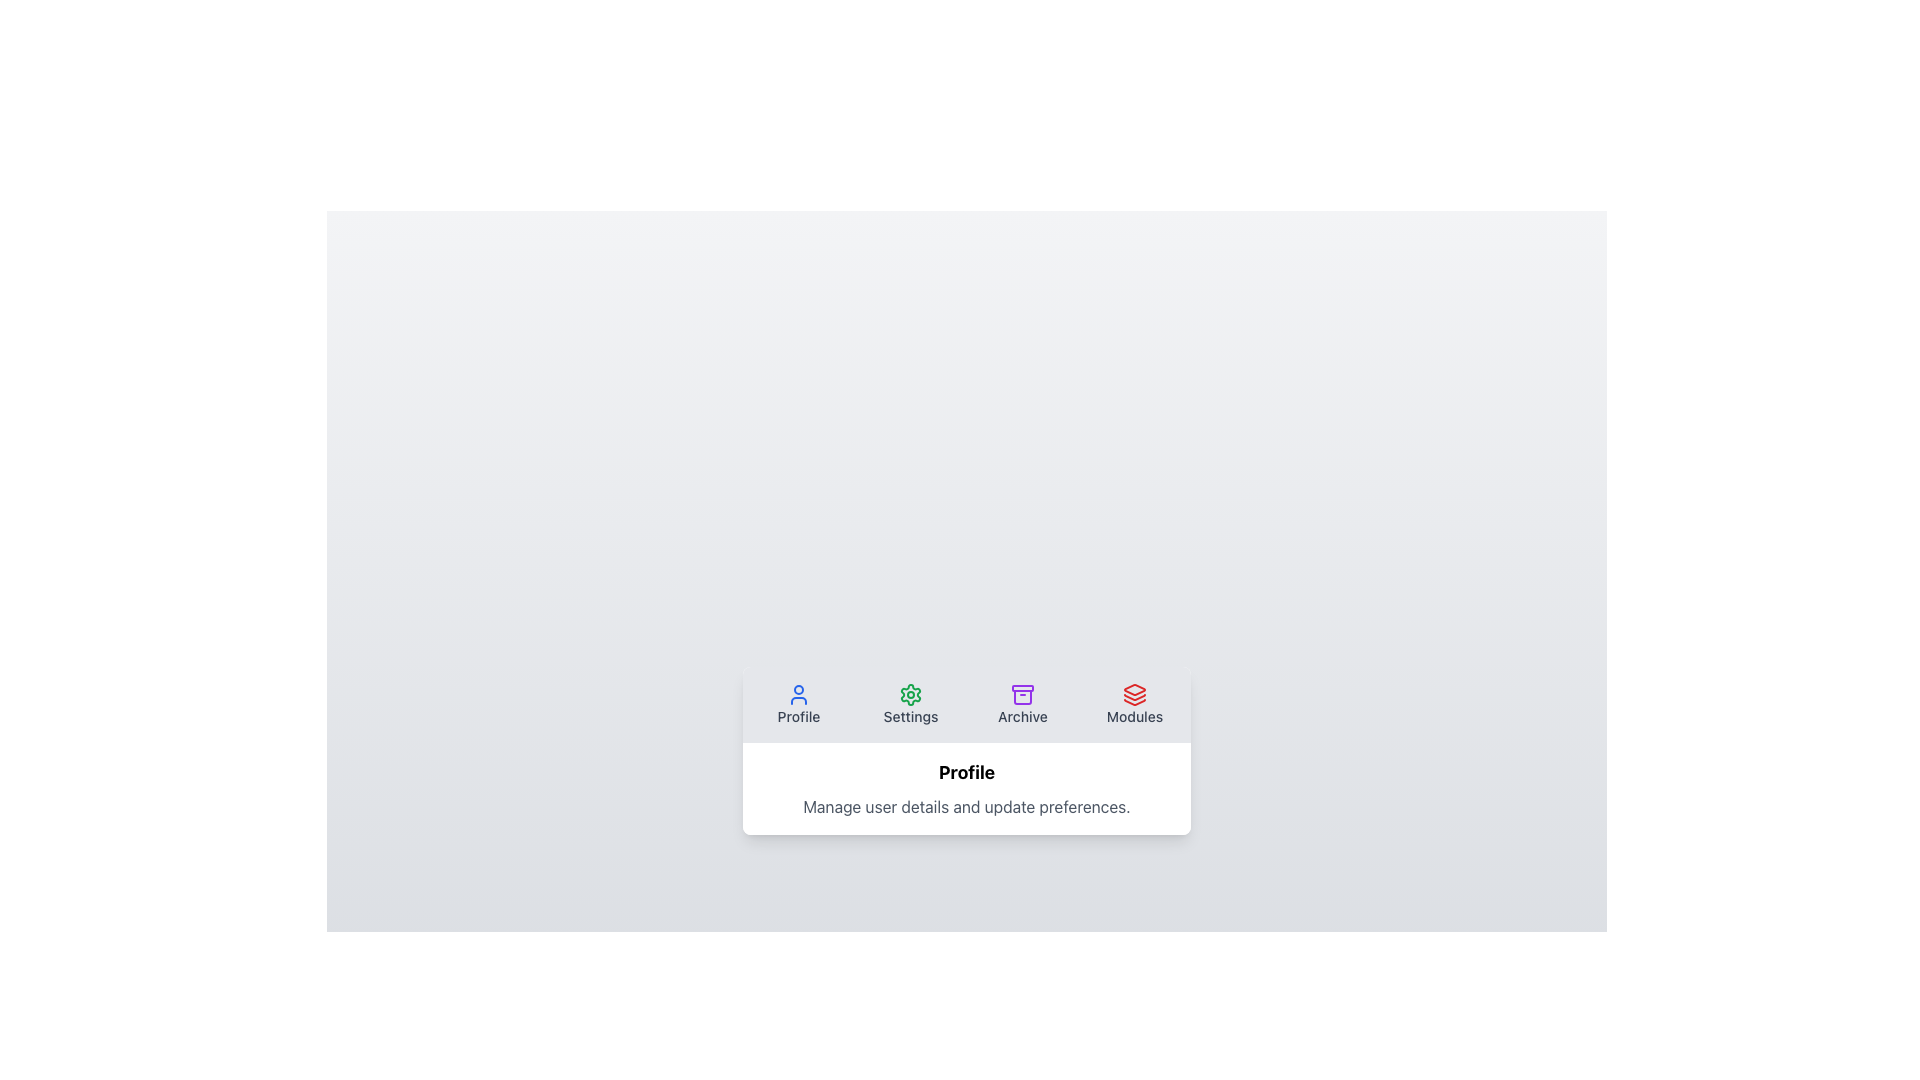  I want to click on the fourth tab from the left in the top-right corner of the tab bar, so click(1134, 704).